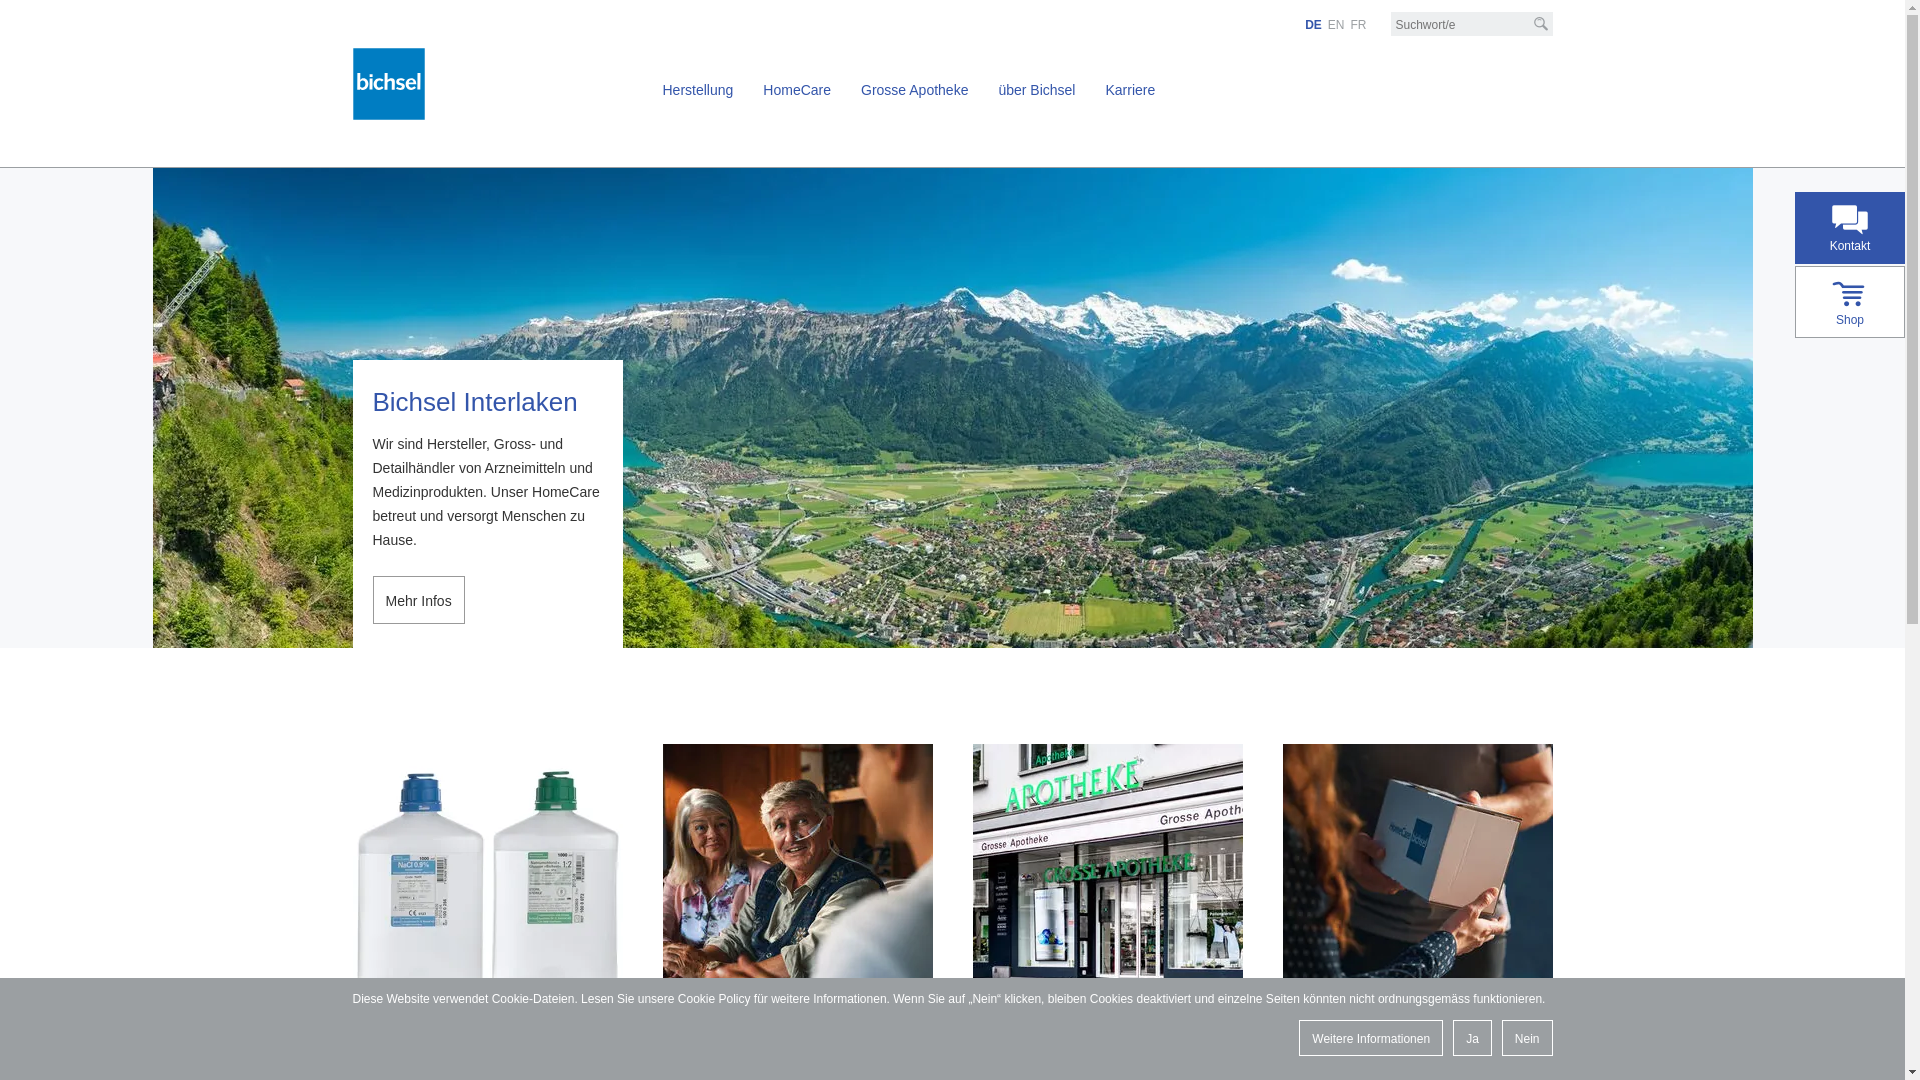 Image resolution: width=1920 pixels, height=1080 pixels. I want to click on 'EN', so click(1336, 24).